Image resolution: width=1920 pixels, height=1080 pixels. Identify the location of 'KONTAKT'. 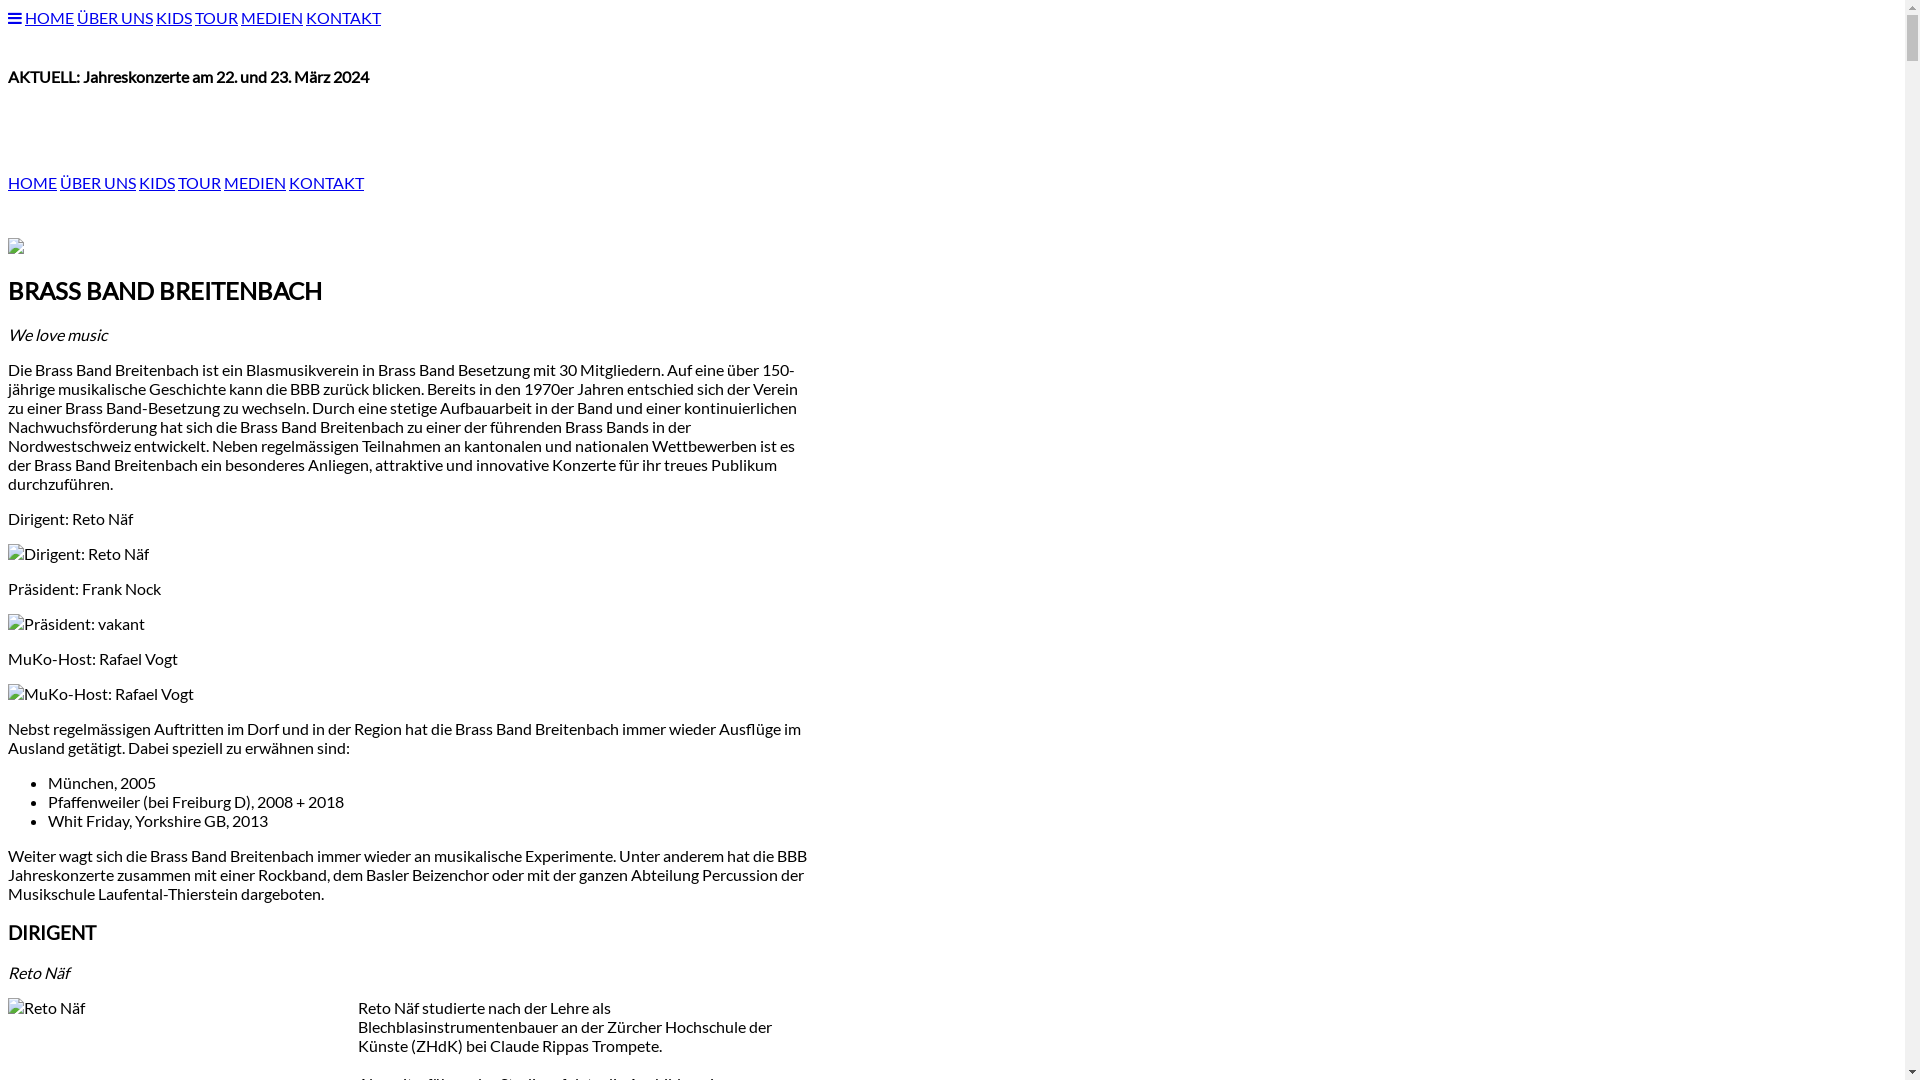
(326, 182).